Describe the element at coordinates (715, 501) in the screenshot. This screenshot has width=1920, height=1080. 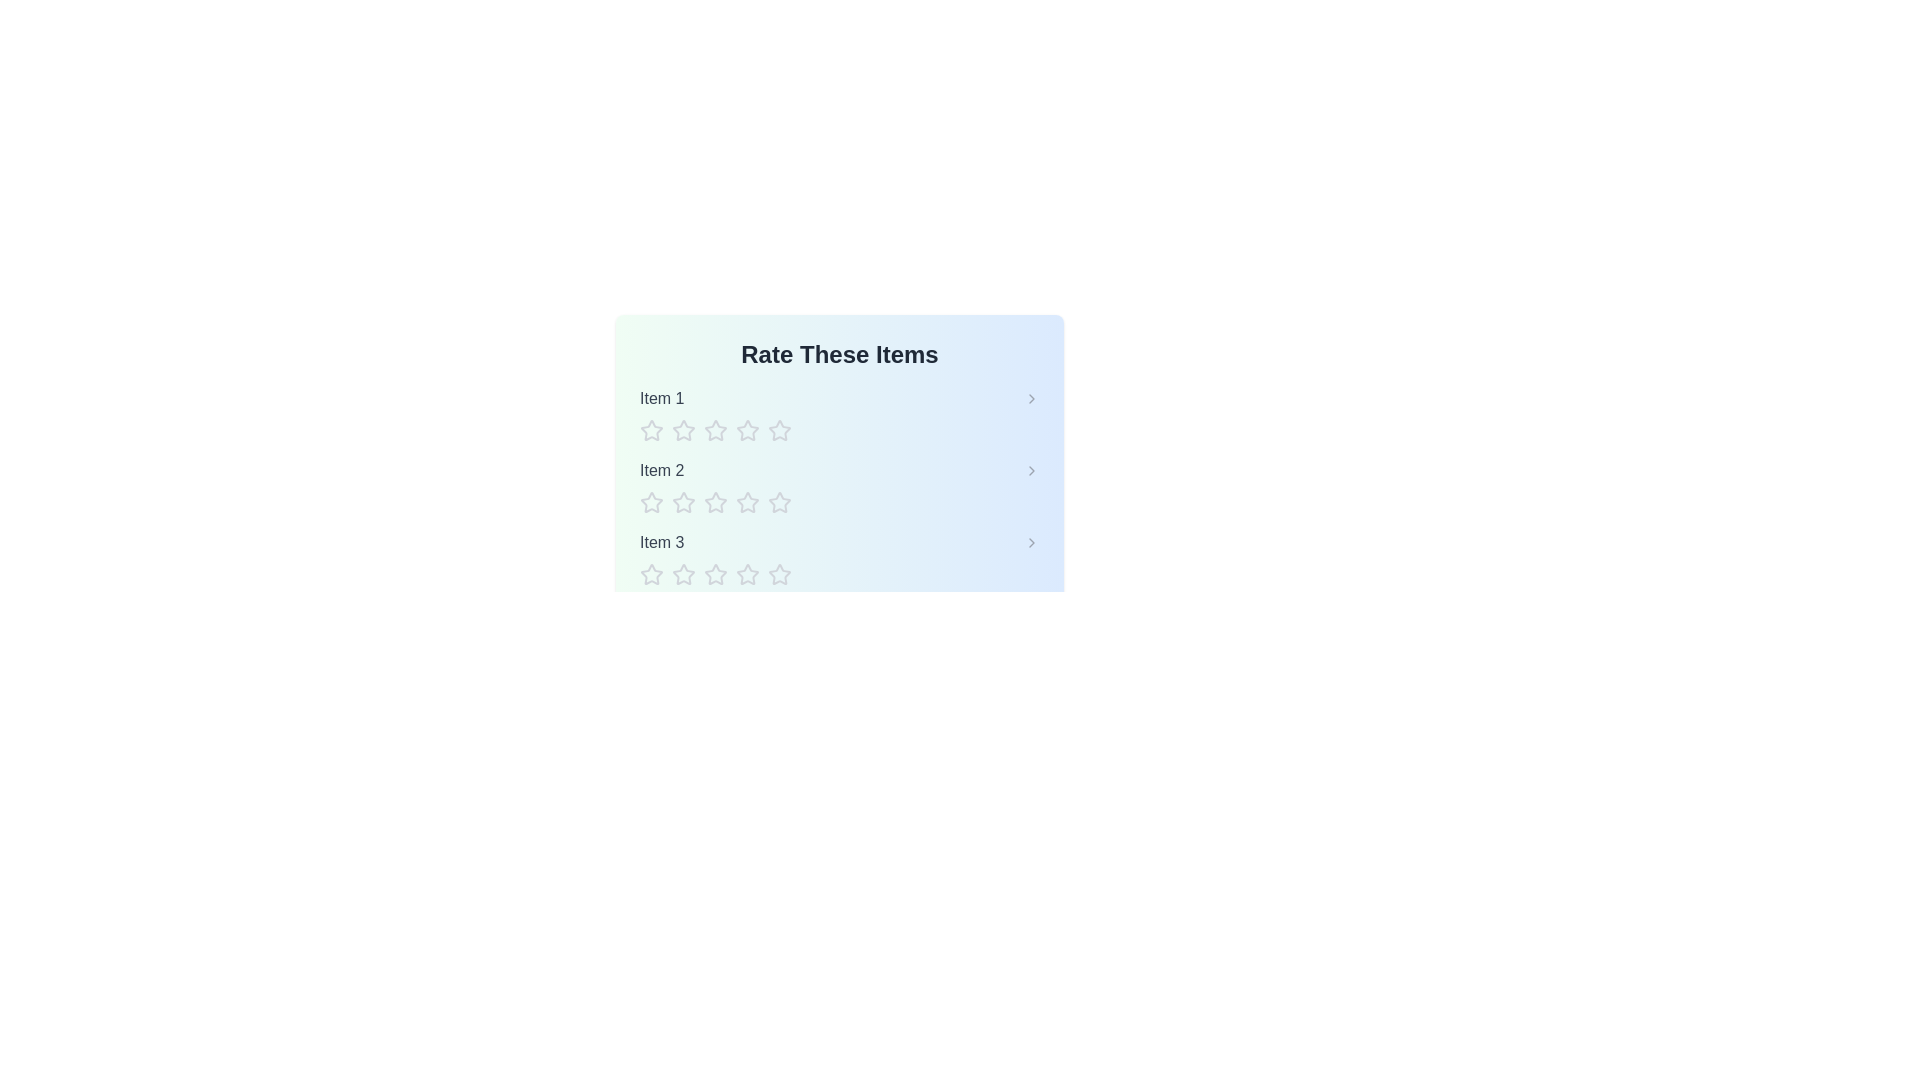
I see `the star corresponding to the rating 3 for item Item 2` at that location.